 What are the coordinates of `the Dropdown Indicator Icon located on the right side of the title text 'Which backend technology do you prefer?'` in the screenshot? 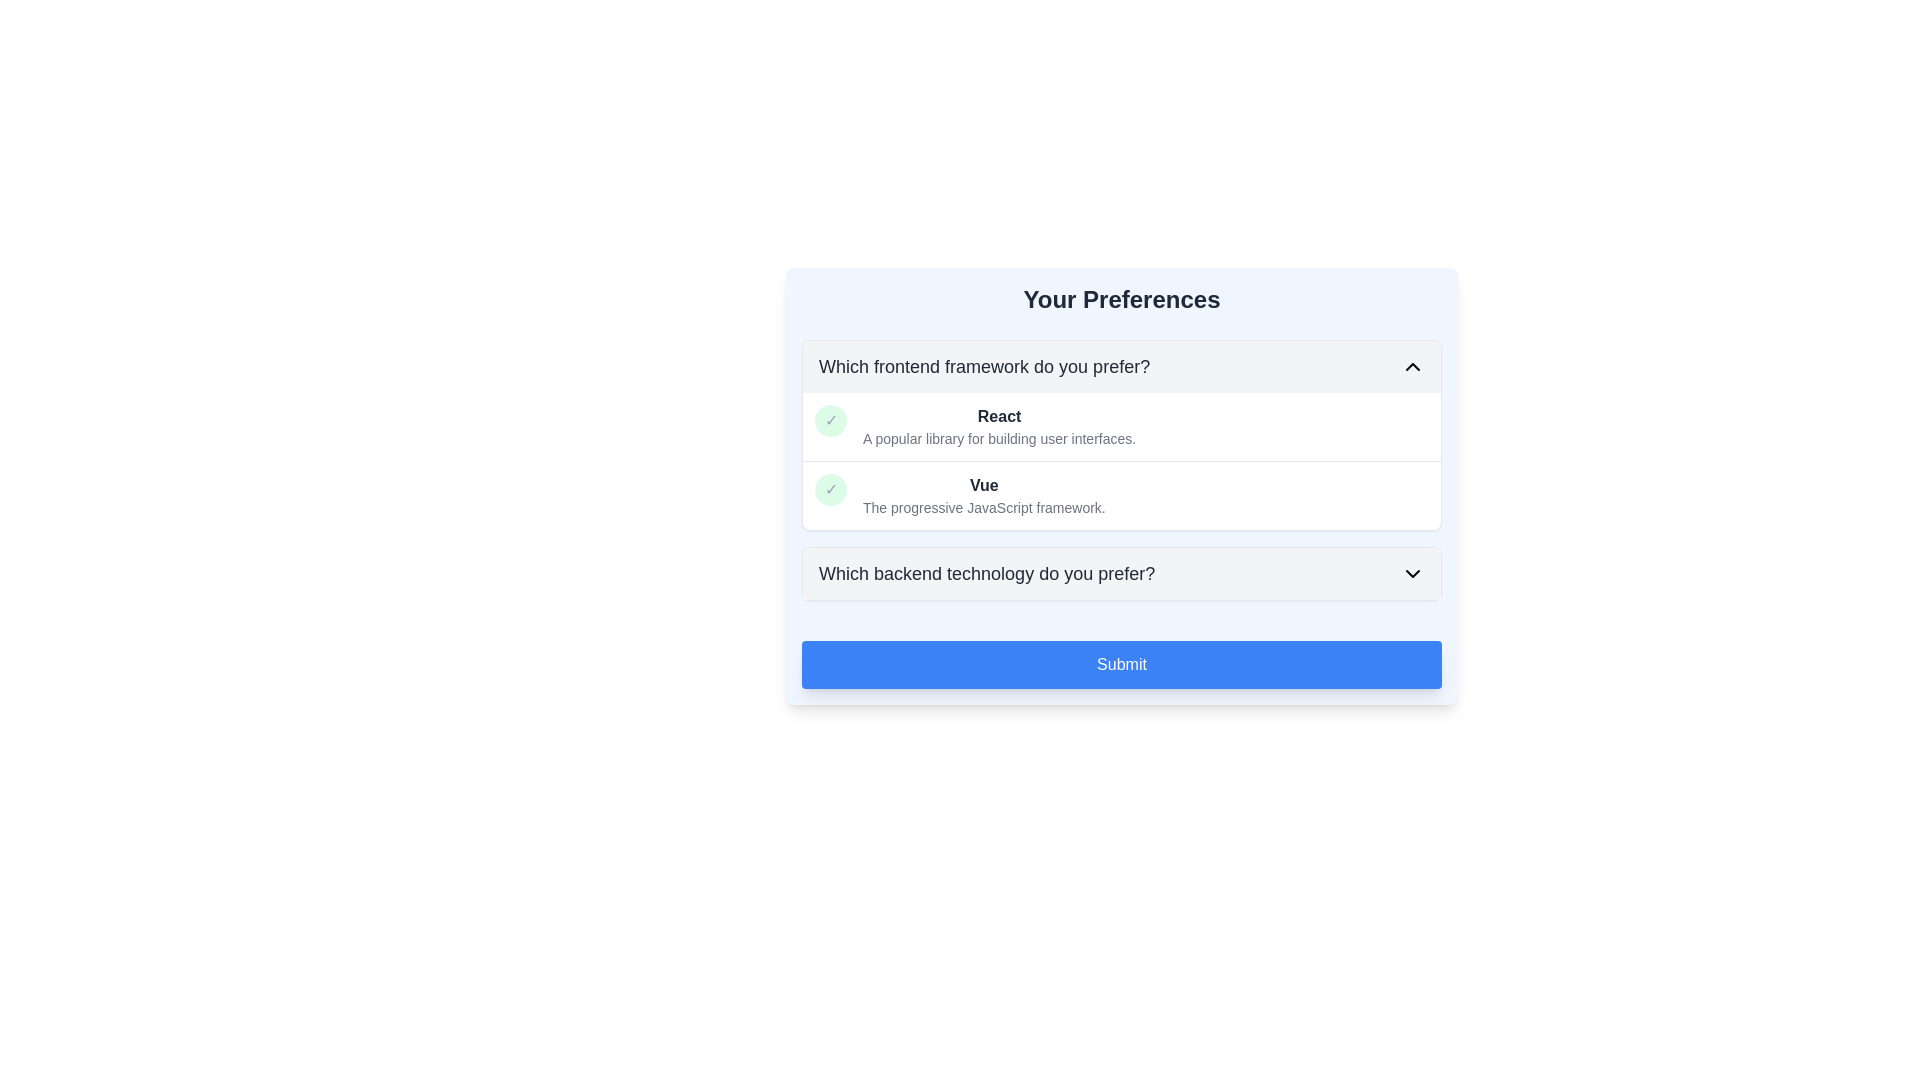 It's located at (1411, 574).